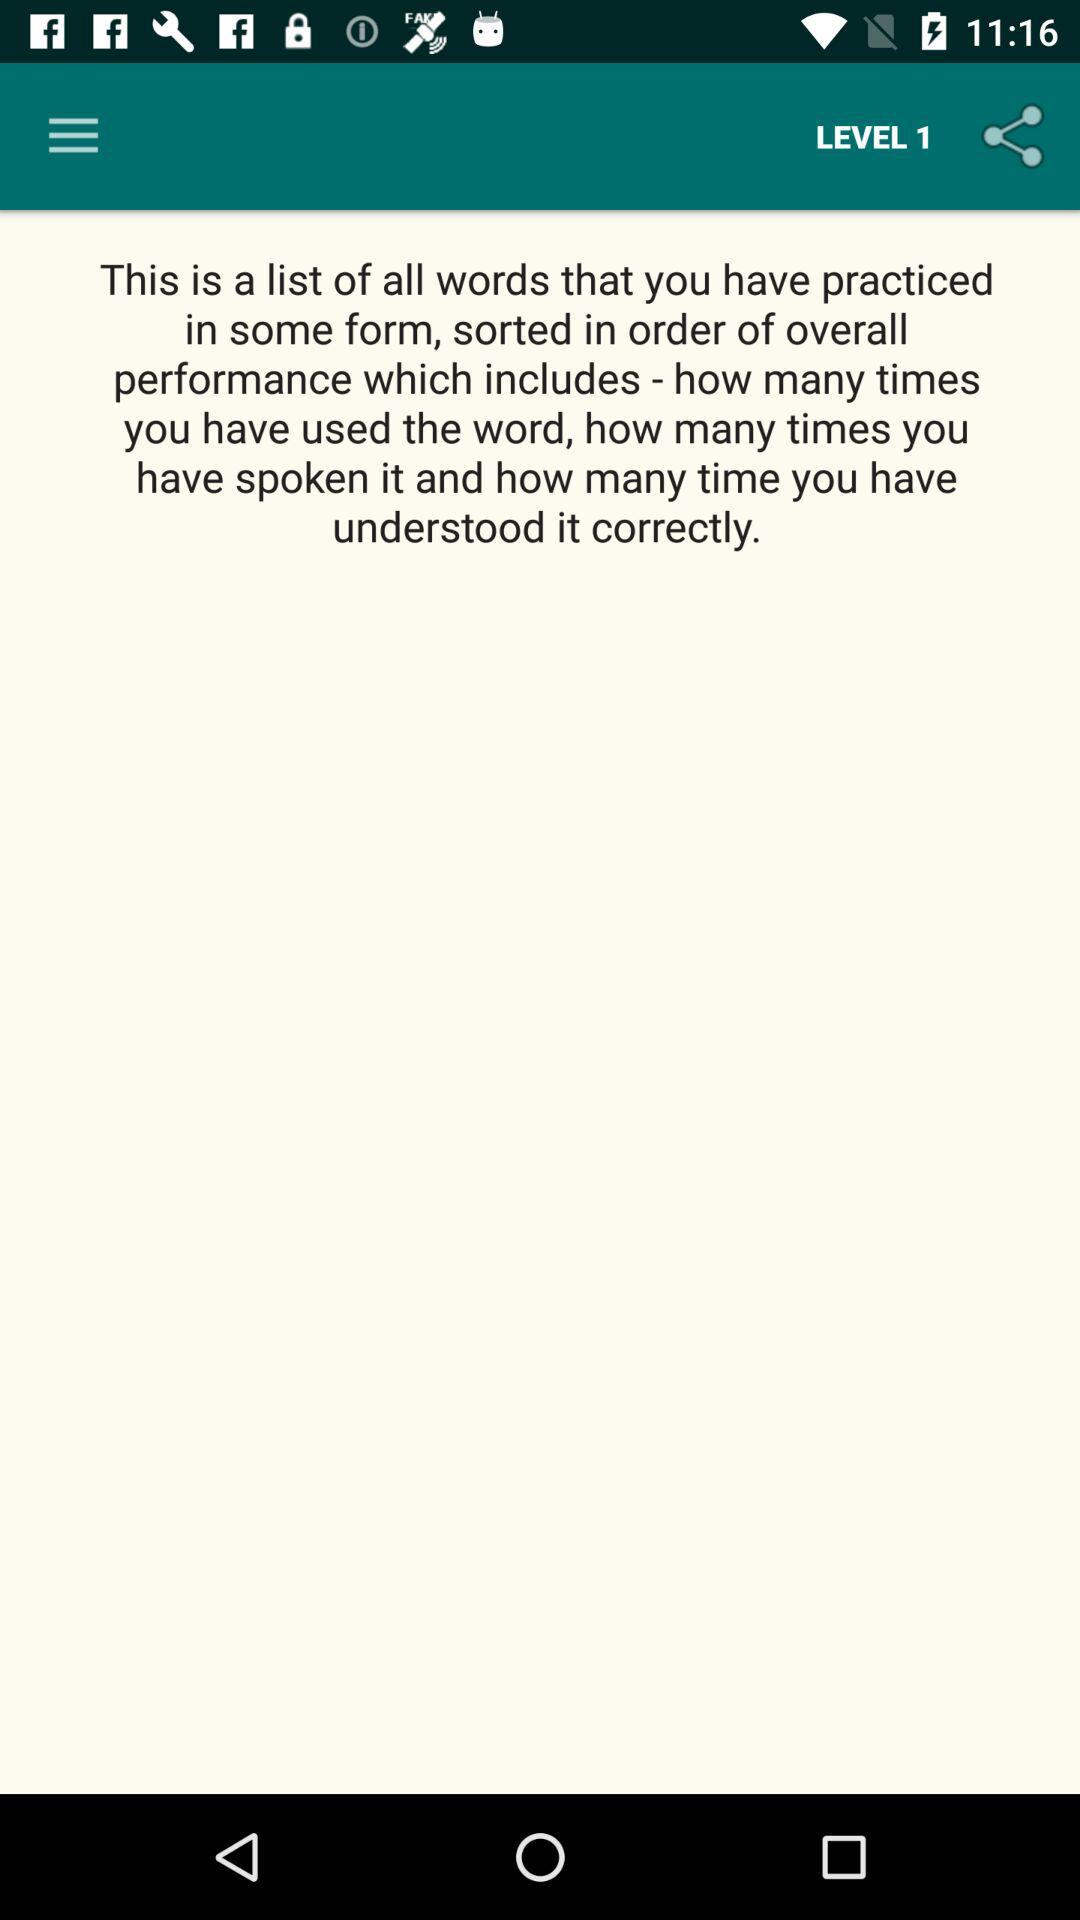 The image size is (1080, 1920). What do you see at coordinates (1017, 135) in the screenshot?
I see `the icon to the right of the level 1 icon` at bounding box center [1017, 135].